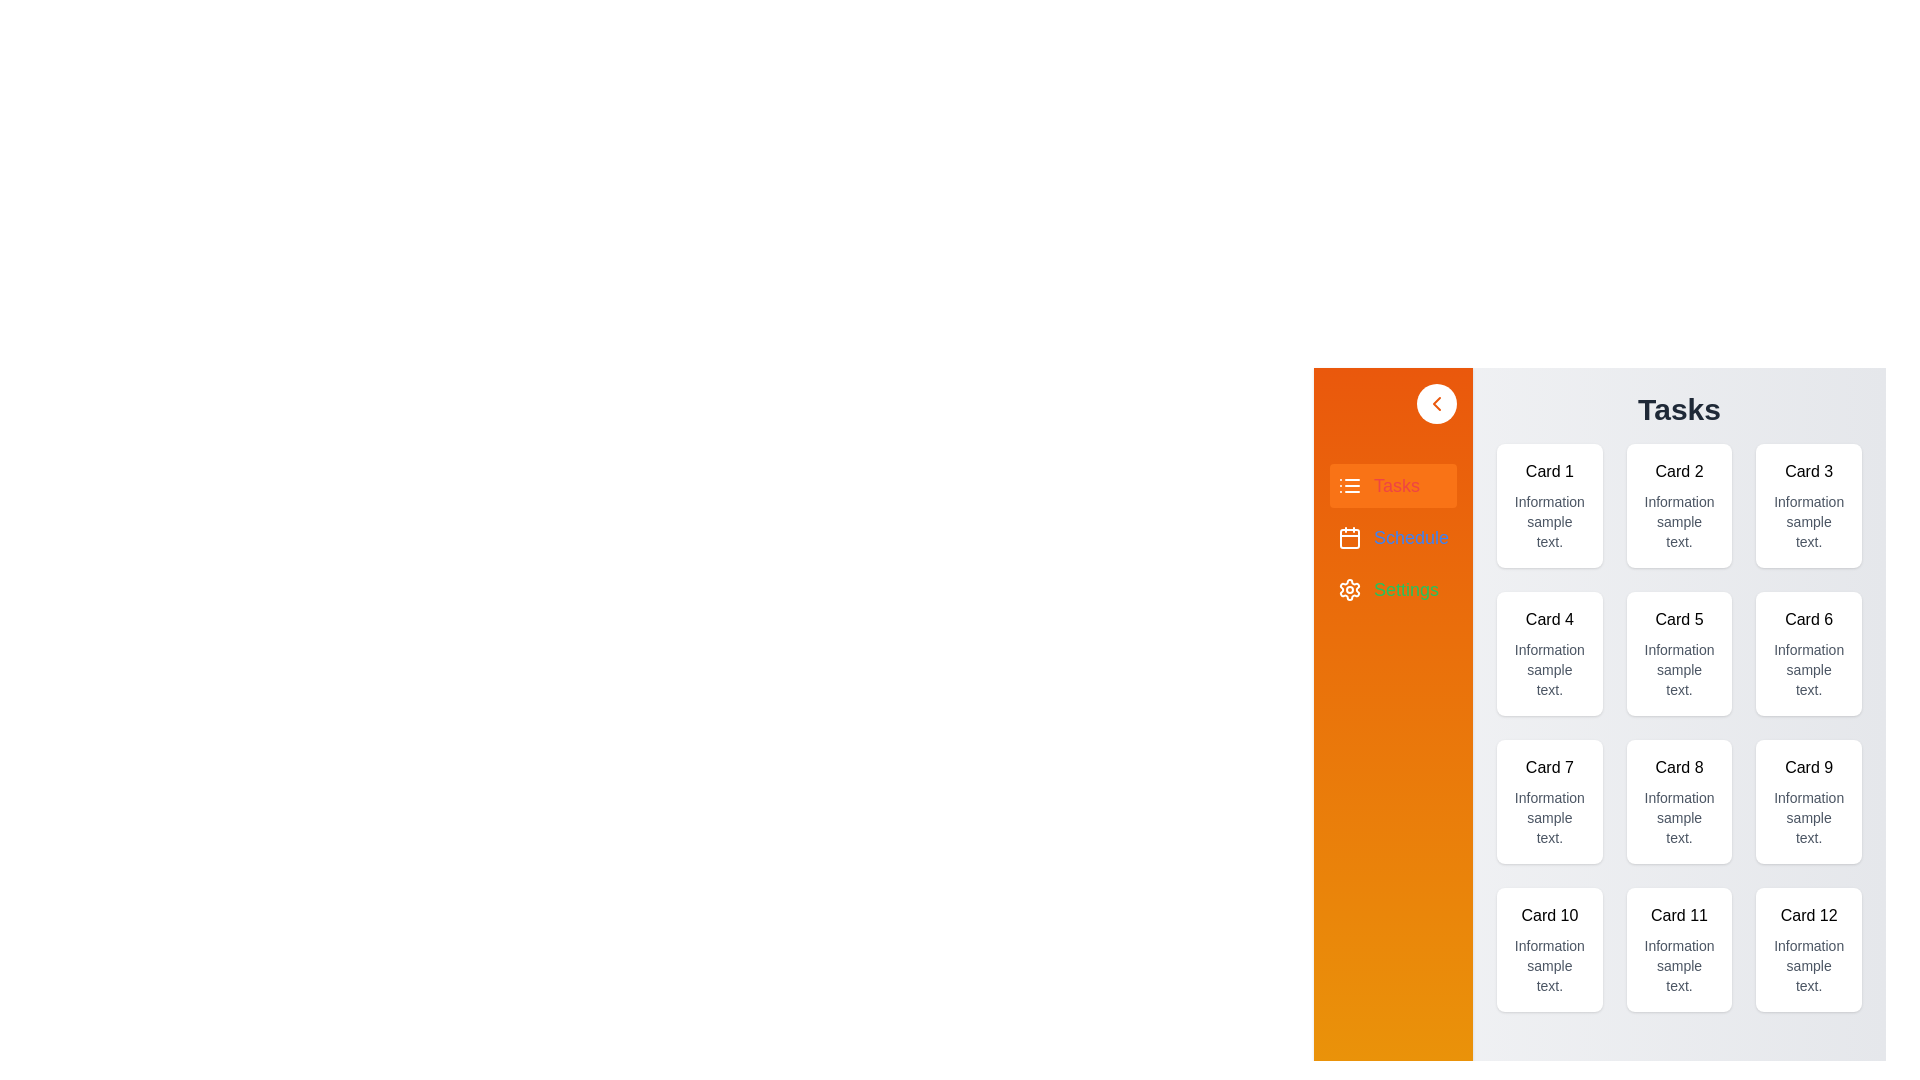 This screenshot has width=1920, height=1080. I want to click on the Schedule section from the drawer, so click(1392, 536).